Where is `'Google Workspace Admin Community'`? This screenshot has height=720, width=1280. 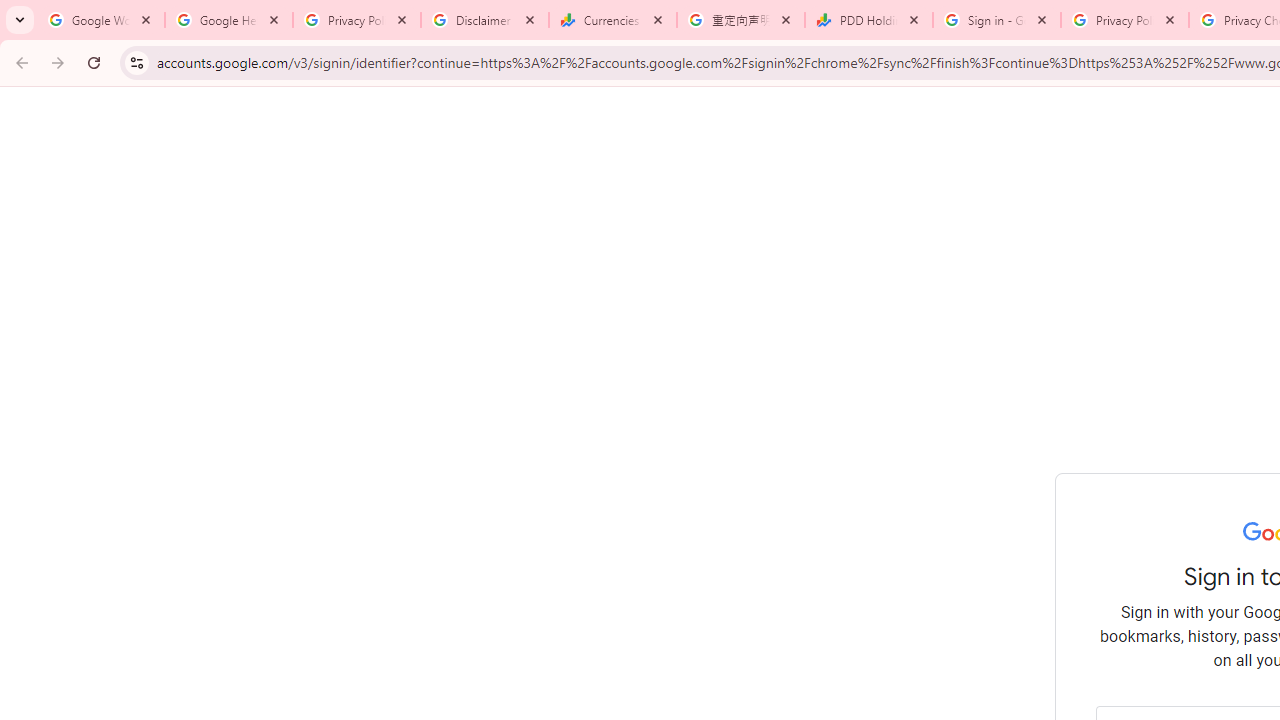 'Google Workspace Admin Community' is located at coordinates (100, 20).